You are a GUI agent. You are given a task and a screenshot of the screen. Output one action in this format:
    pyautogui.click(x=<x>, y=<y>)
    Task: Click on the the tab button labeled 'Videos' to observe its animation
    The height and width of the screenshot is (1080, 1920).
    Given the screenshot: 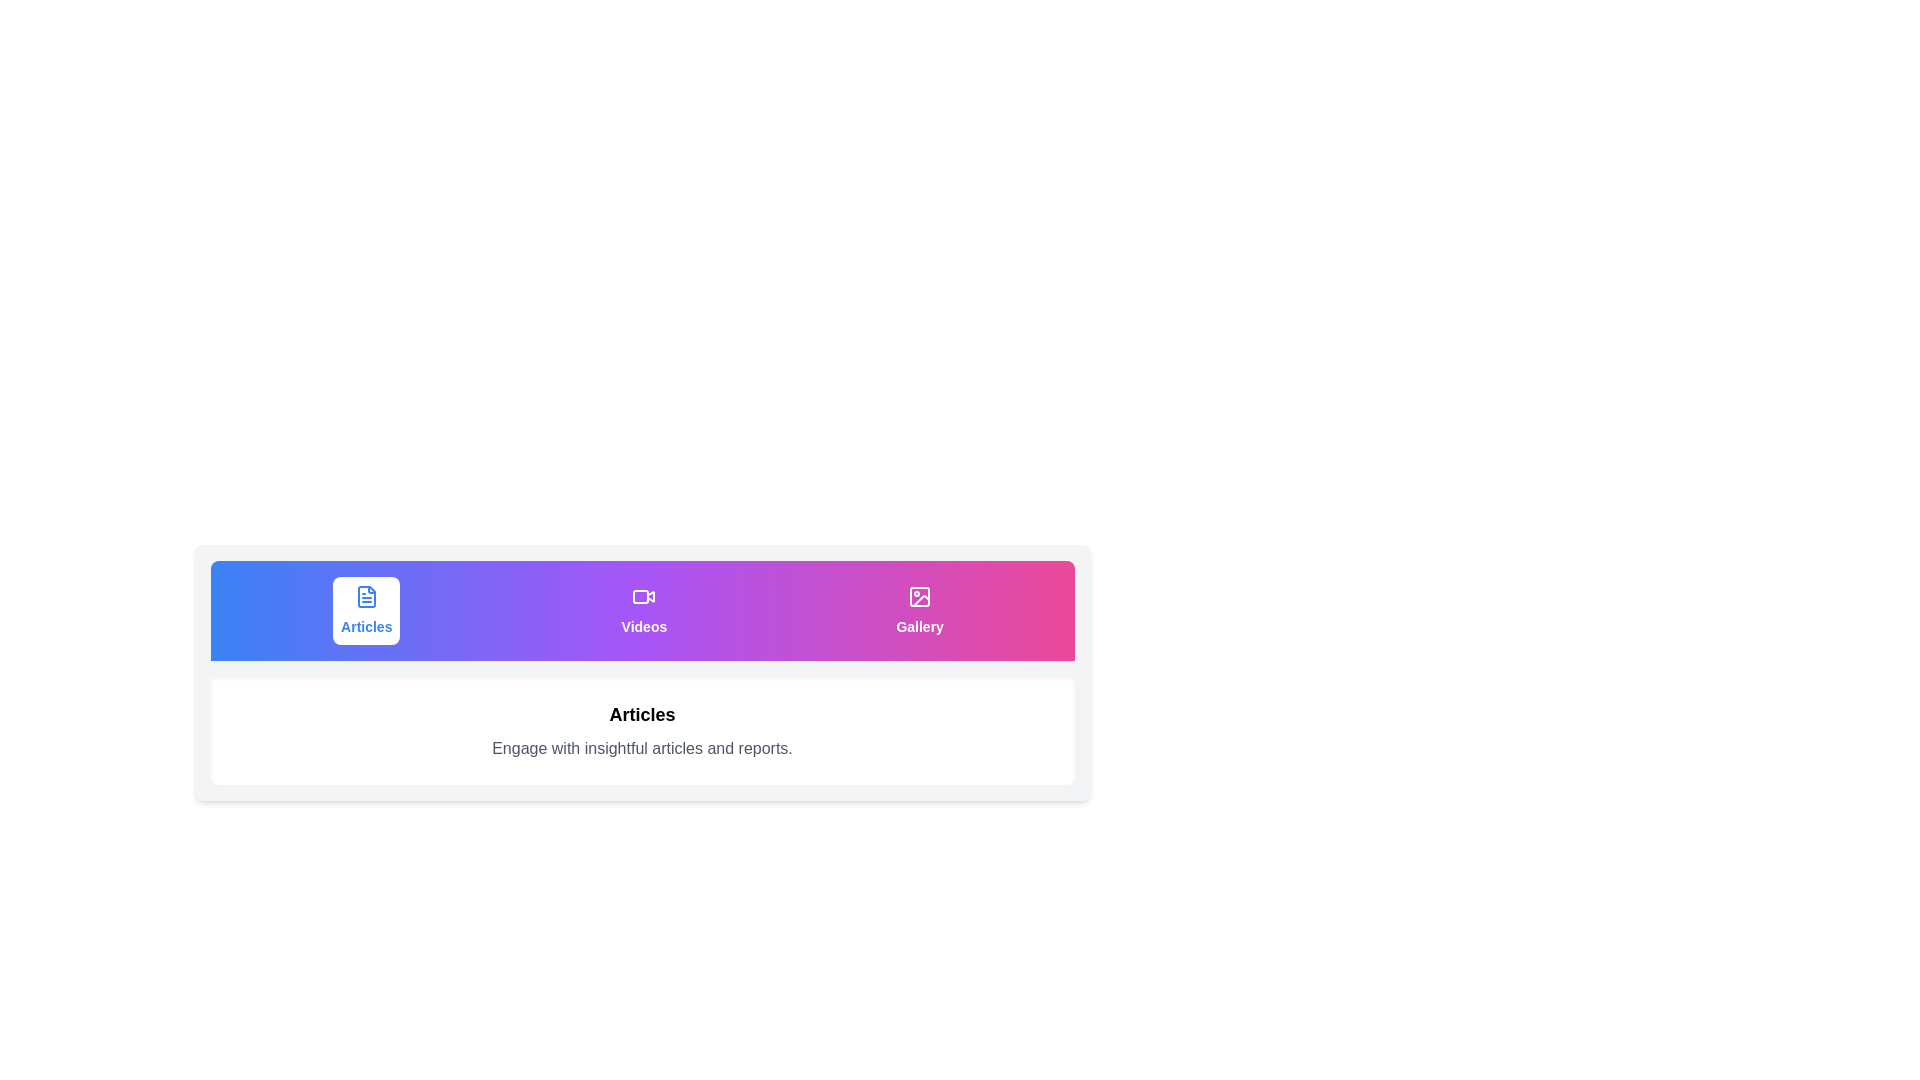 What is the action you would take?
    pyautogui.click(x=644, y=609)
    